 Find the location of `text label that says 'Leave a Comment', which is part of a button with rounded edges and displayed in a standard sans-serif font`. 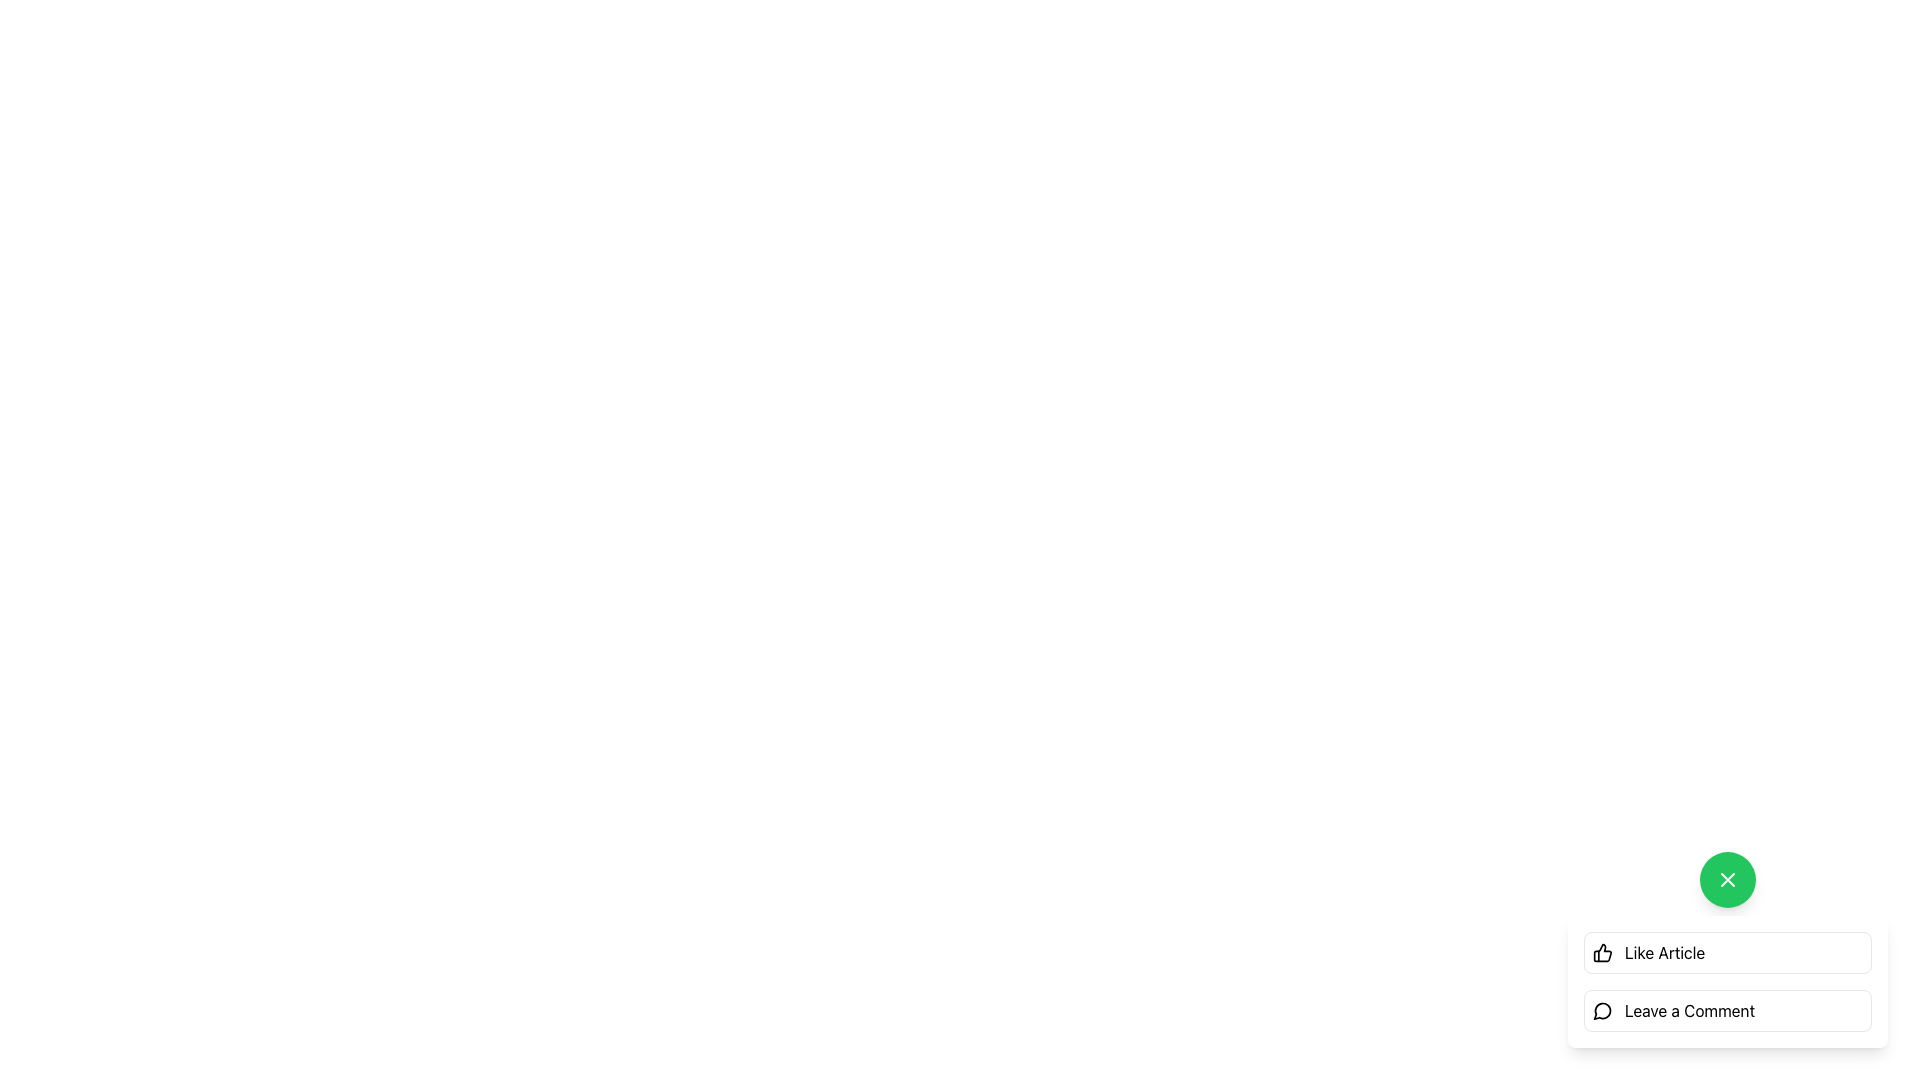

text label that says 'Leave a Comment', which is part of a button with rounded edges and displayed in a standard sans-serif font is located at coordinates (1688, 1010).